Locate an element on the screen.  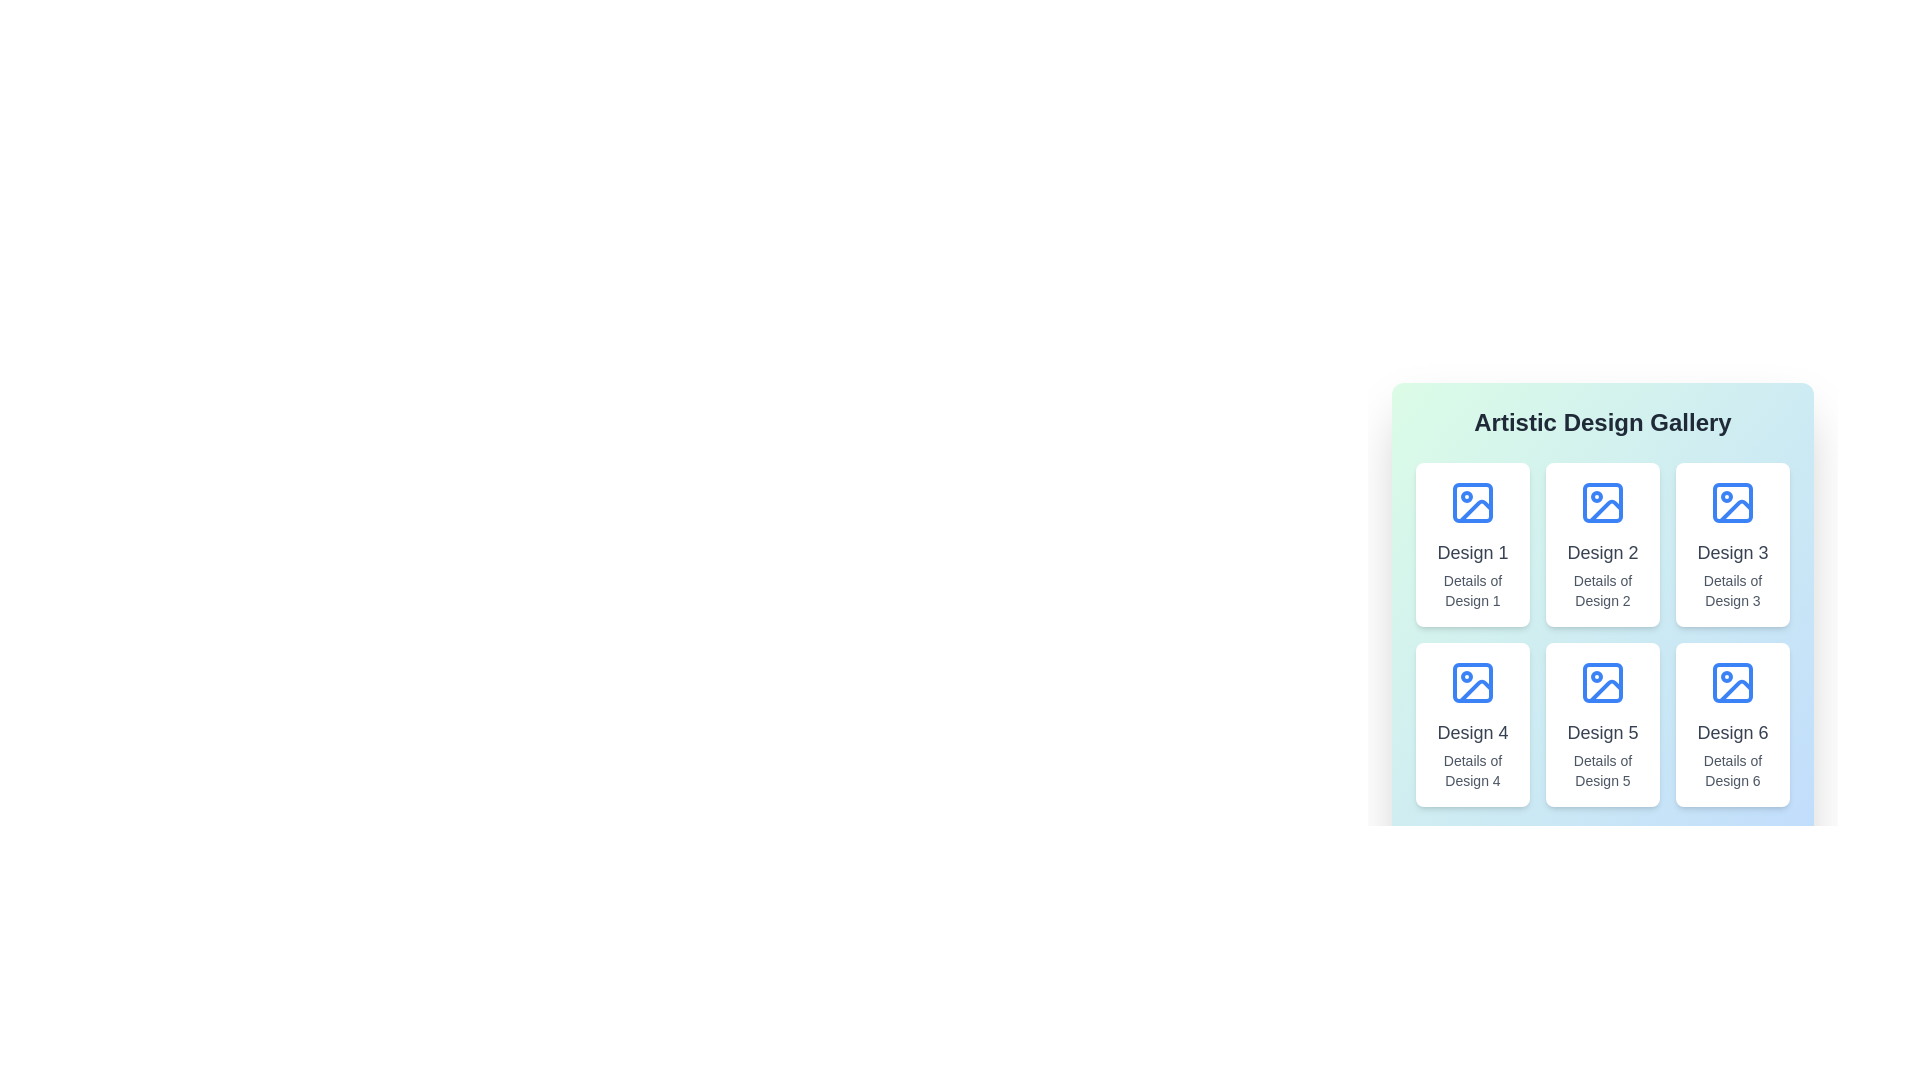
the decorative graphical element within the image icon located in the 'Design 3' card in the design gallery is located at coordinates (1731, 501).